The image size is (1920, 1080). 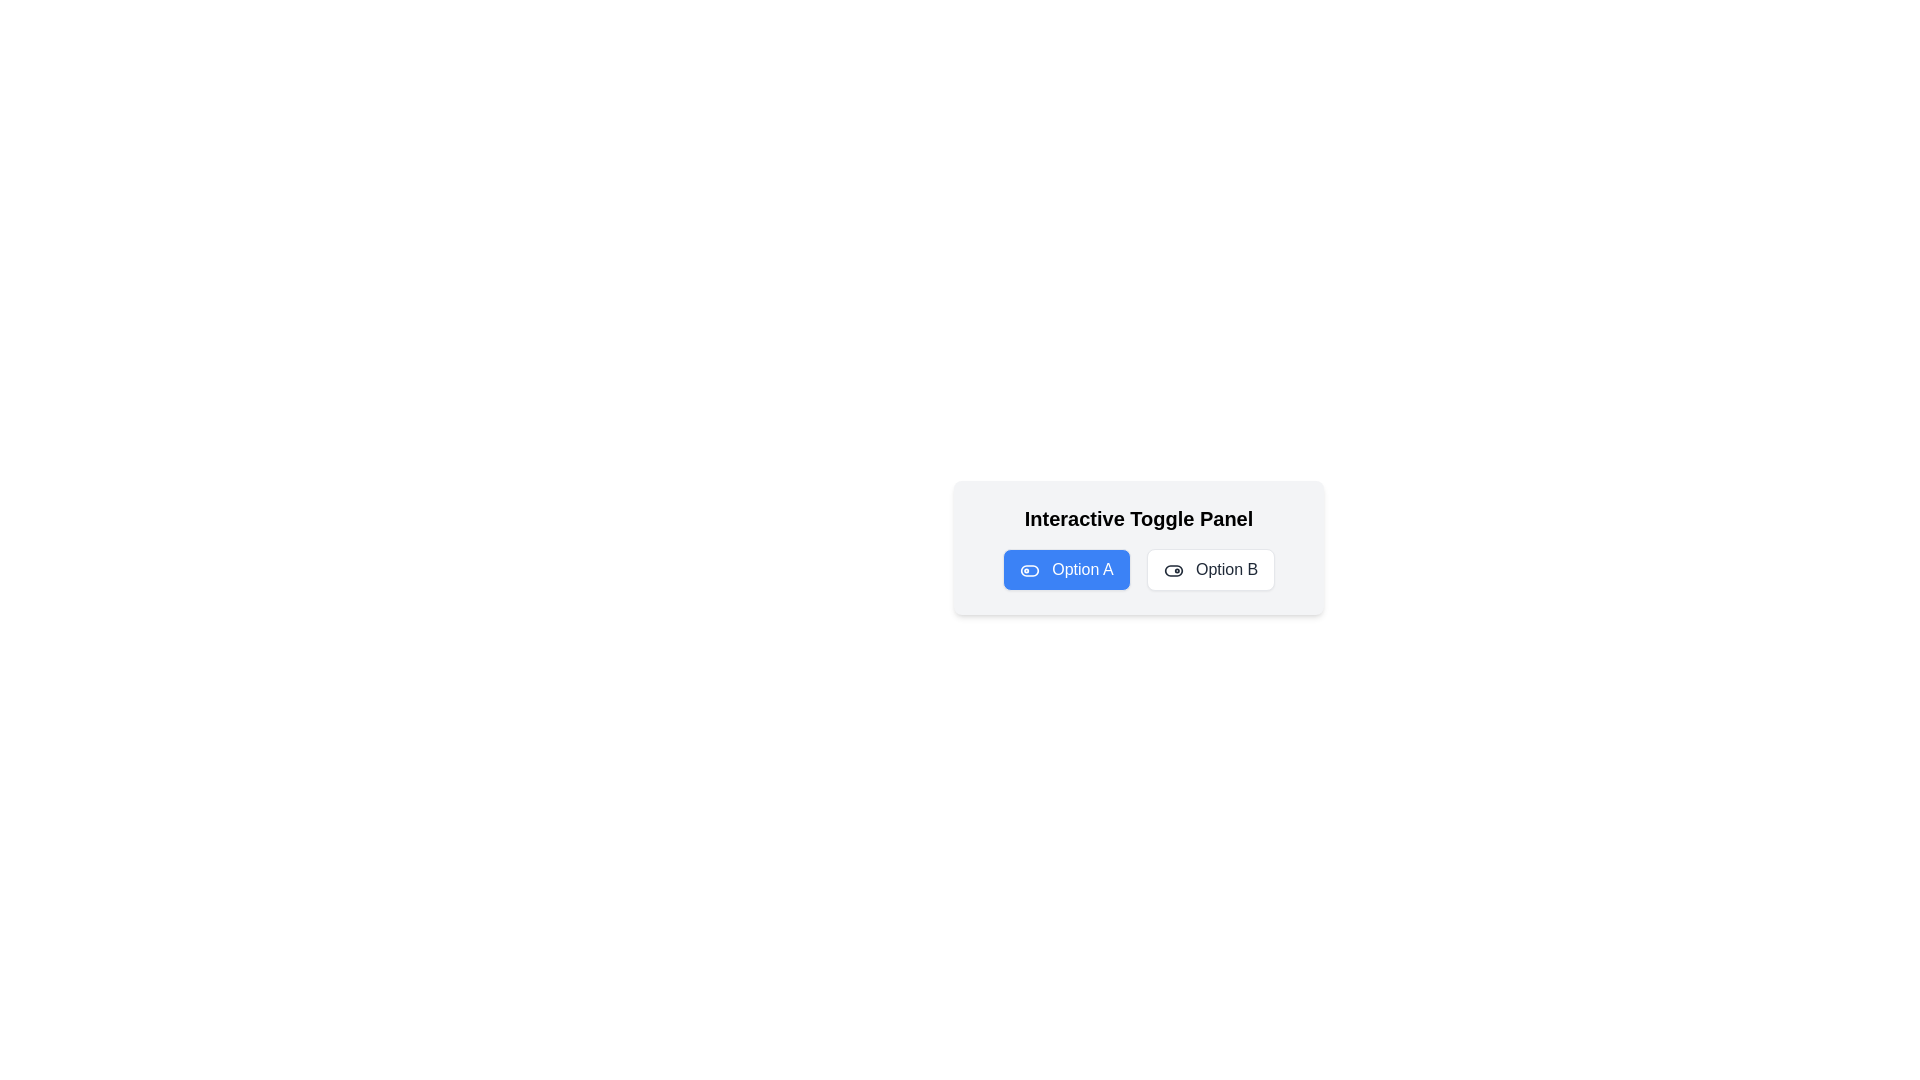 I want to click on the Toggle icon located on the left side of the 'Option B' button, so click(x=1173, y=570).